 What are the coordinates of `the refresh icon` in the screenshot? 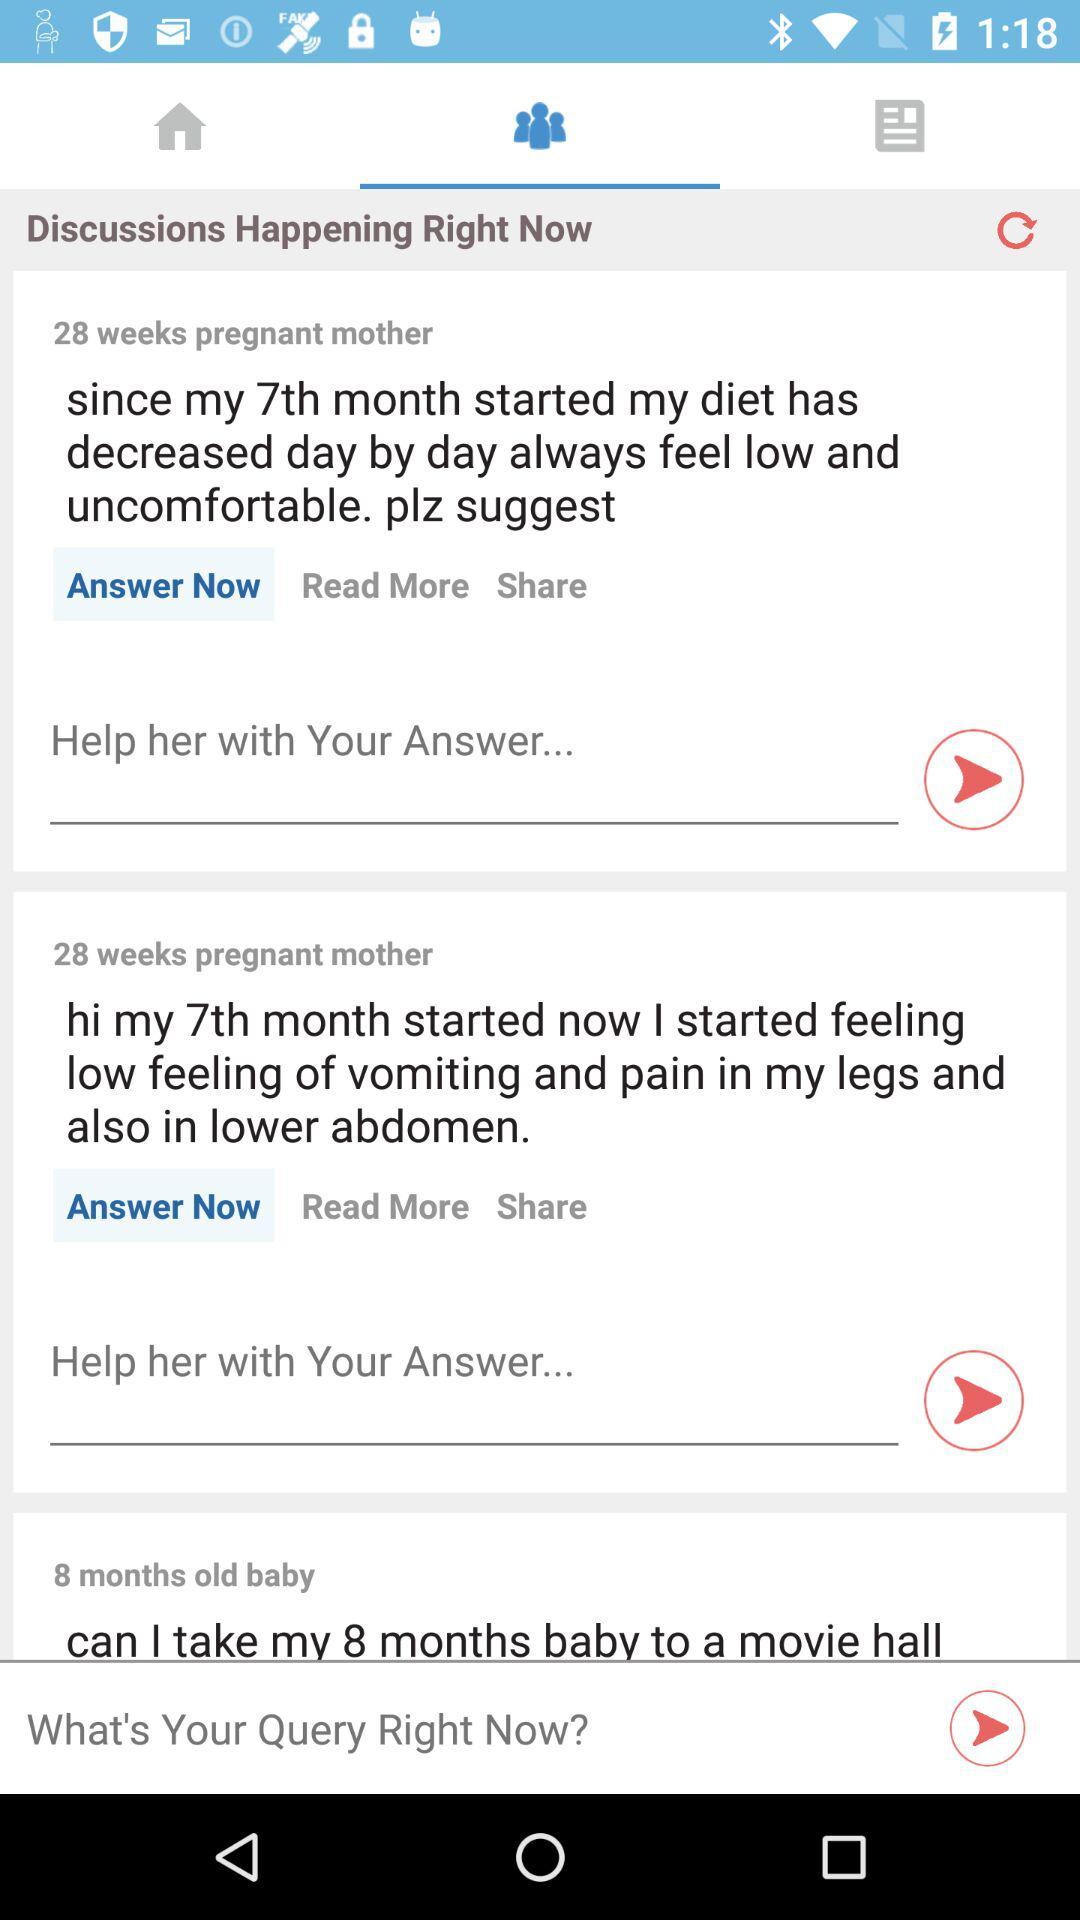 It's located at (1014, 221).